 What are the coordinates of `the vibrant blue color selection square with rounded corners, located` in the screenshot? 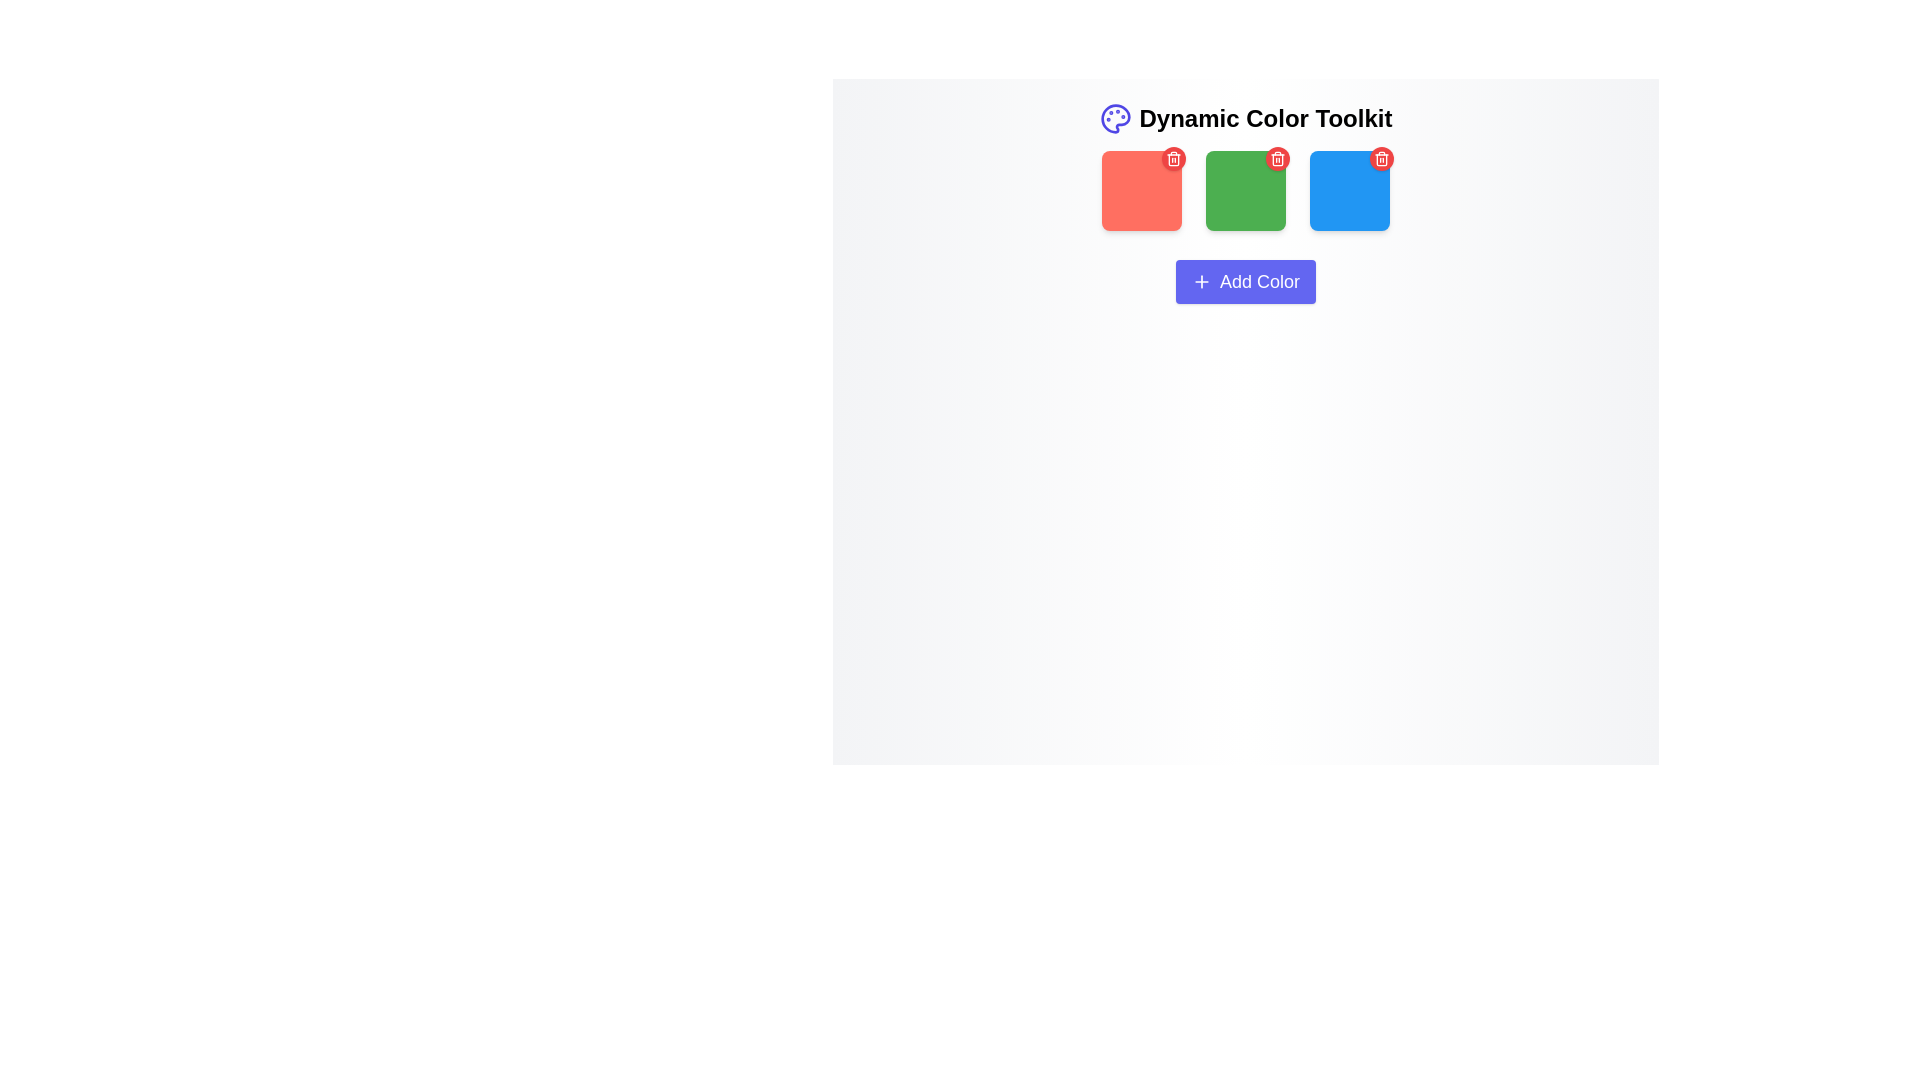 It's located at (1349, 191).